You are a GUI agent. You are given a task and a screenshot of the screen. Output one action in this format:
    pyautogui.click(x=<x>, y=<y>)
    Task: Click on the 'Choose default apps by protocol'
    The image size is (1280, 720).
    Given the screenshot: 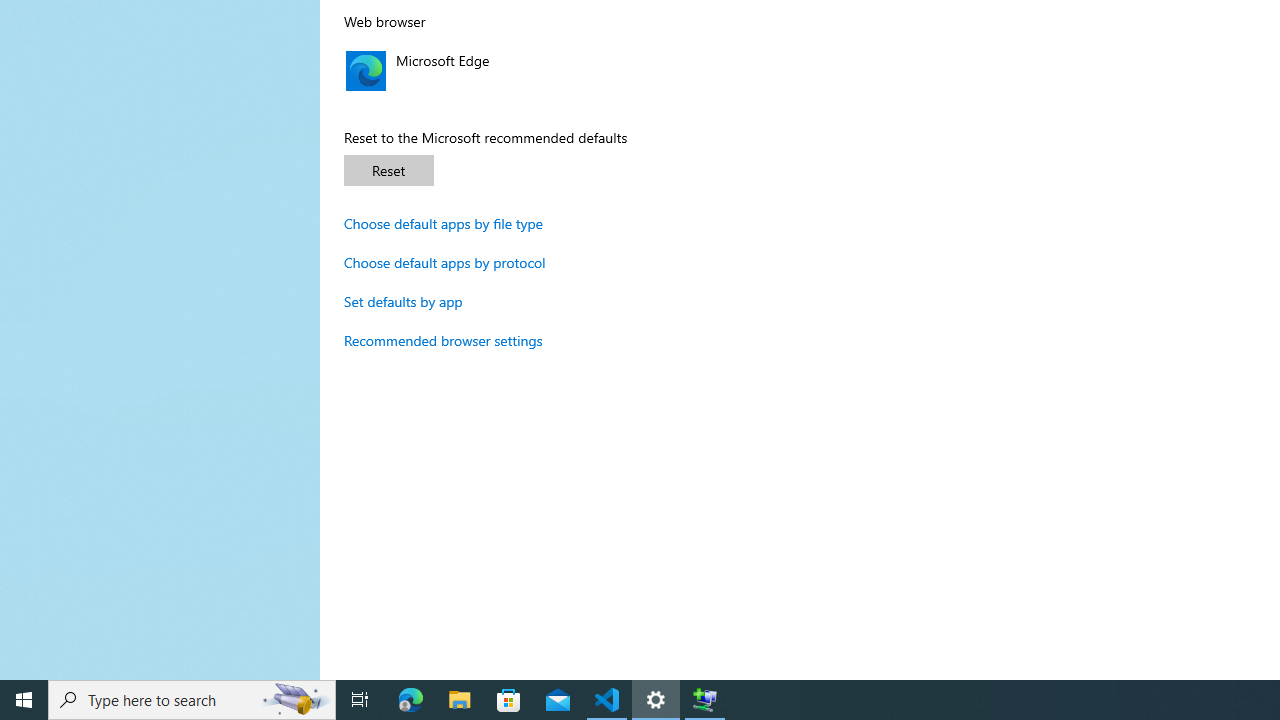 What is the action you would take?
    pyautogui.click(x=444, y=261)
    